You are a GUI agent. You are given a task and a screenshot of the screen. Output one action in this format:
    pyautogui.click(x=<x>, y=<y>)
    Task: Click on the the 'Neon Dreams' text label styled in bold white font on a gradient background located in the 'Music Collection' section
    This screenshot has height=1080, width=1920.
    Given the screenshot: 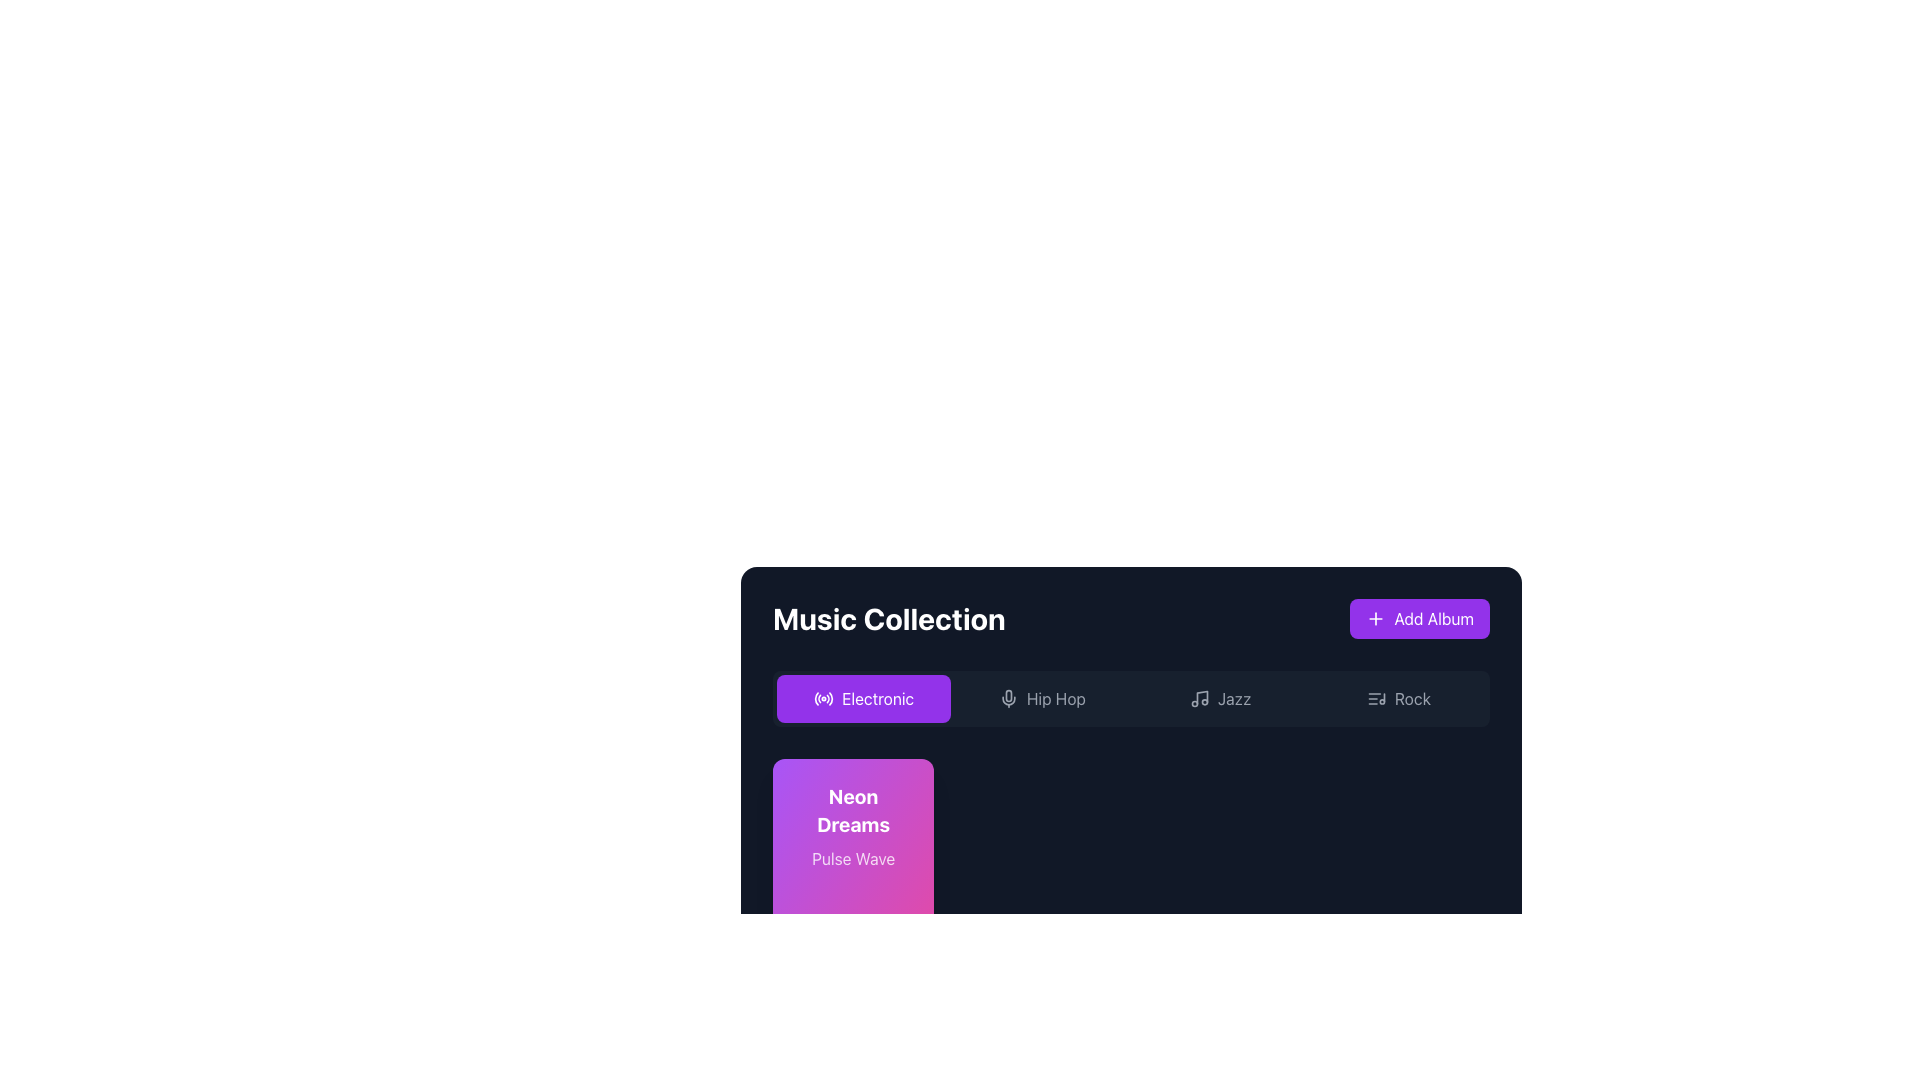 What is the action you would take?
    pyautogui.click(x=853, y=810)
    